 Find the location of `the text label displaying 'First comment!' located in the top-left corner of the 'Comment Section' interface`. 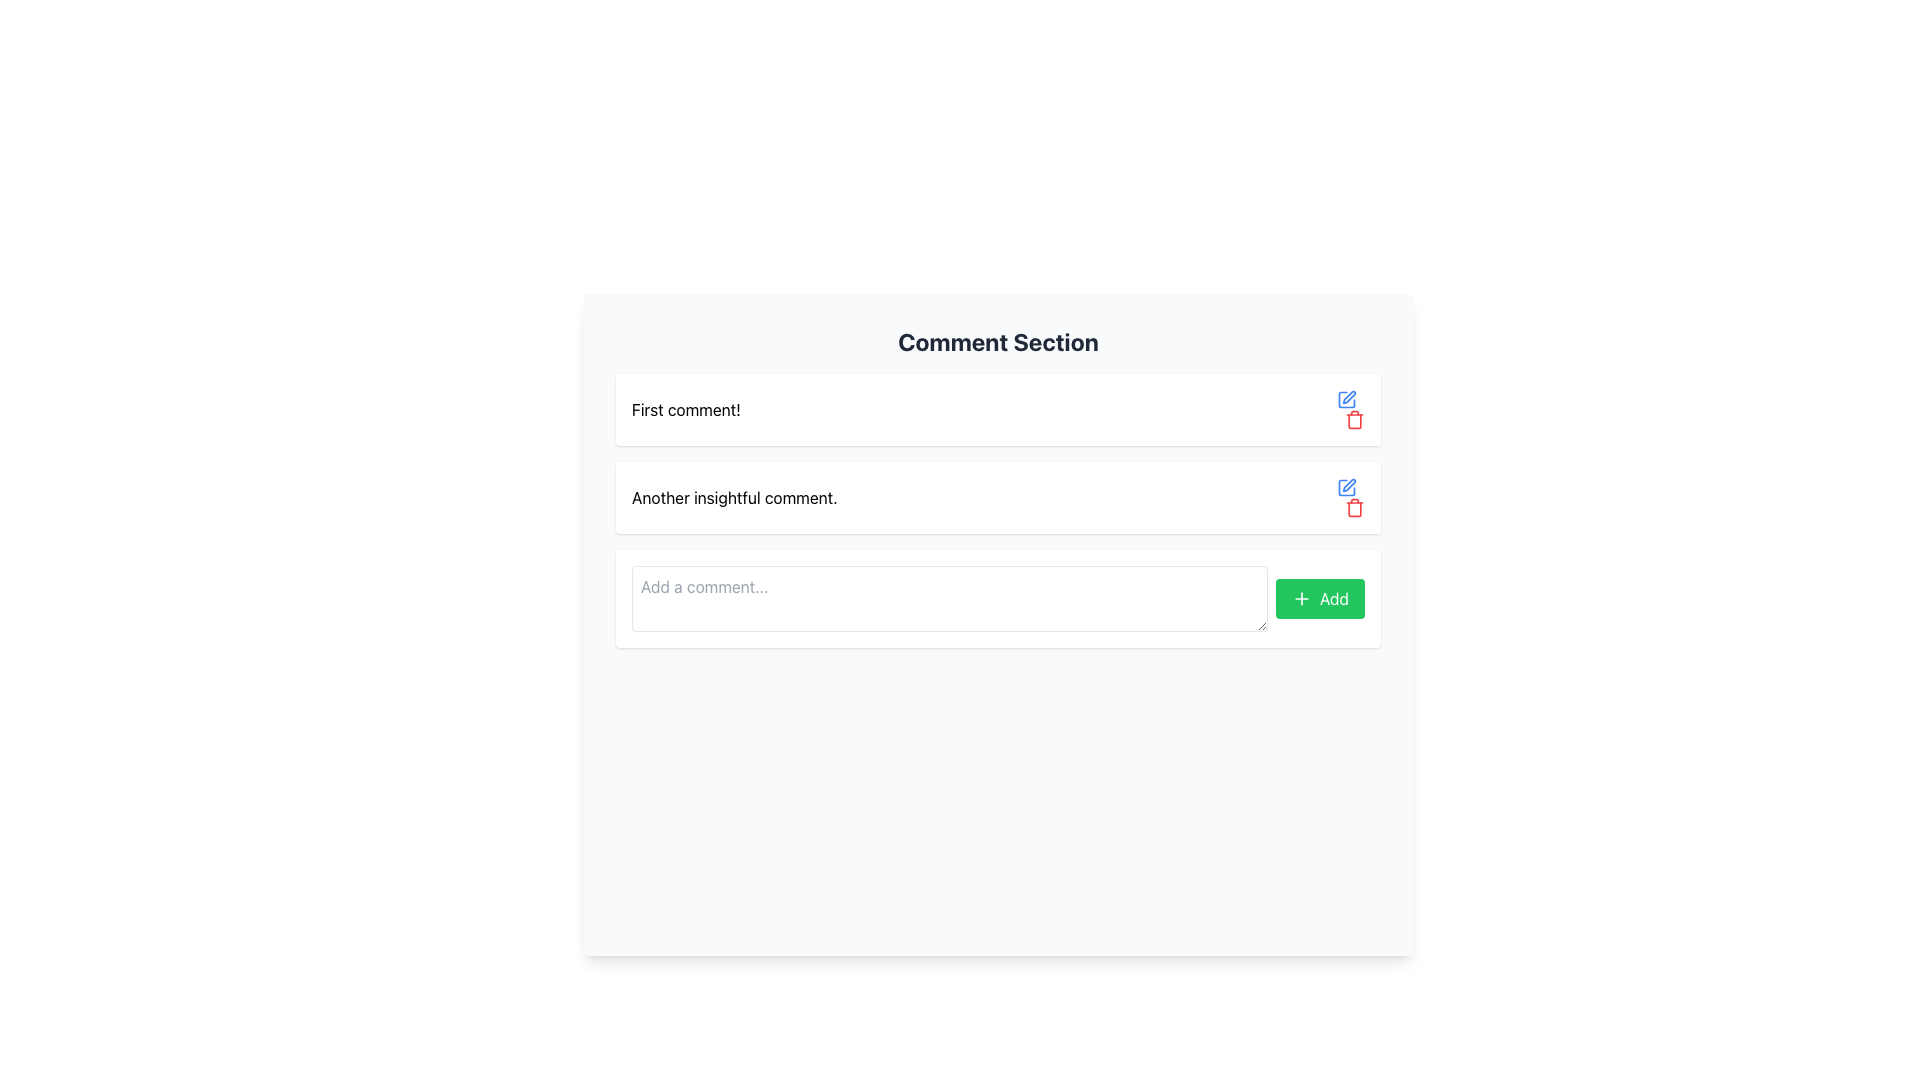

the text label displaying 'First comment!' located in the top-left corner of the 'Comment Section' interface is located at coordinates (686, 408).